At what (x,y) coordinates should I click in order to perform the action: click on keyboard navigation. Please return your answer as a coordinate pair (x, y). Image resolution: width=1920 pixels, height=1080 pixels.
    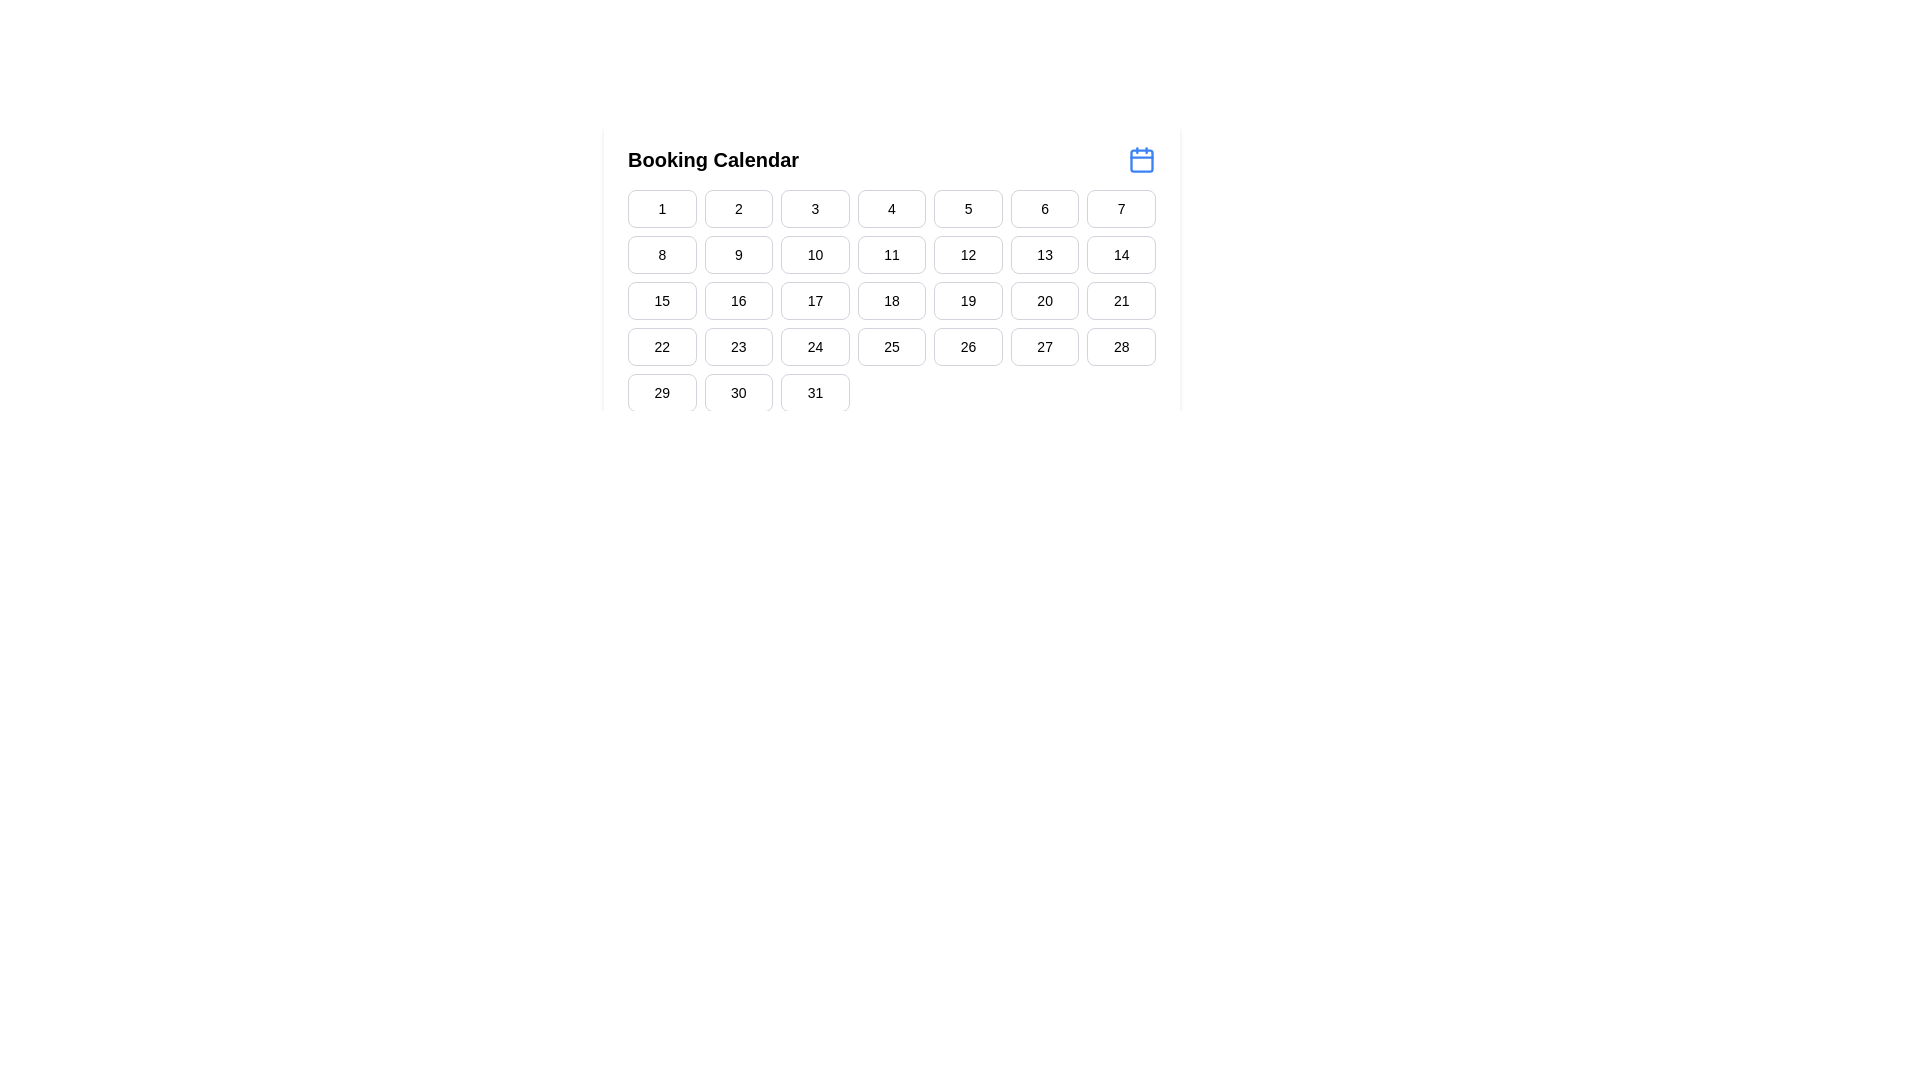
    Looking at the image, I should click on (815, 393).